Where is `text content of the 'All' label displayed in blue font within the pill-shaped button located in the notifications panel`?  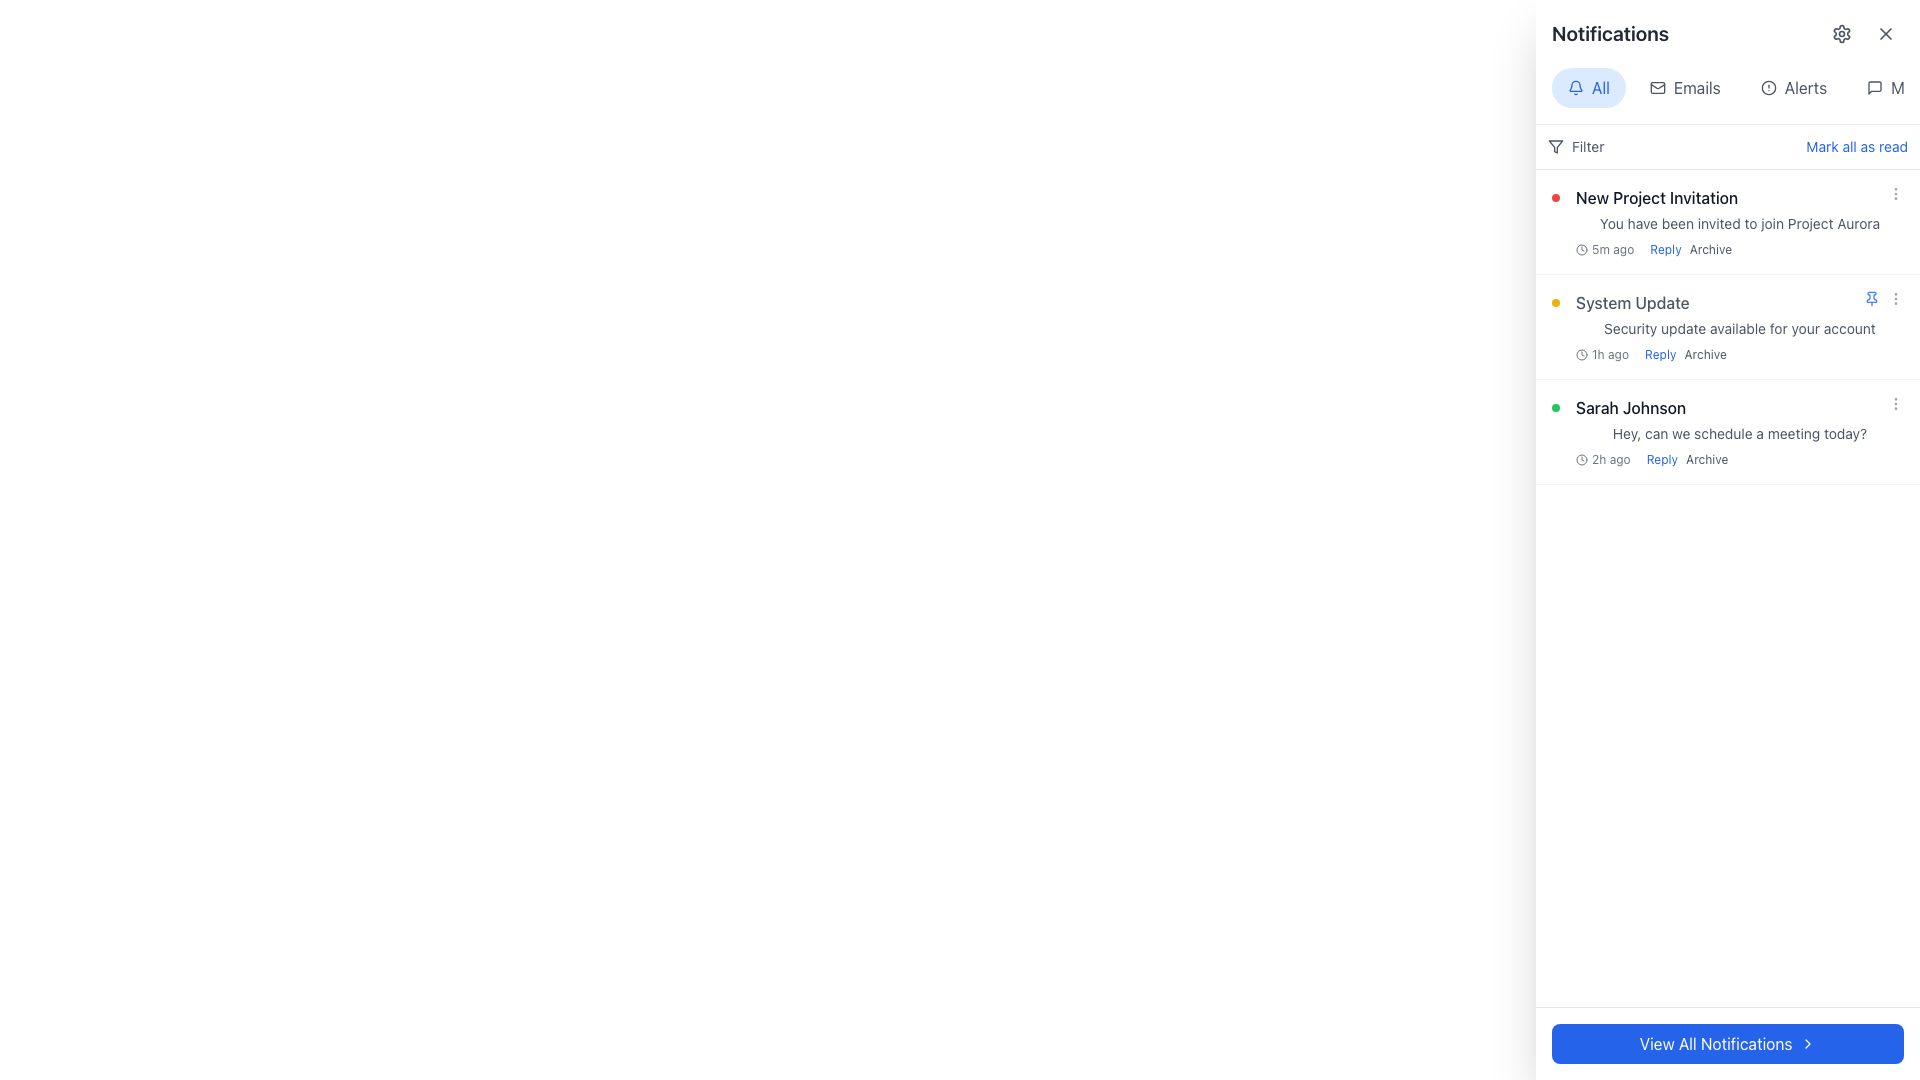
text content of the 'All' label displayed in blue font within the pill-shaped button located in the notifications panel is located at coordinates (1600, 87).